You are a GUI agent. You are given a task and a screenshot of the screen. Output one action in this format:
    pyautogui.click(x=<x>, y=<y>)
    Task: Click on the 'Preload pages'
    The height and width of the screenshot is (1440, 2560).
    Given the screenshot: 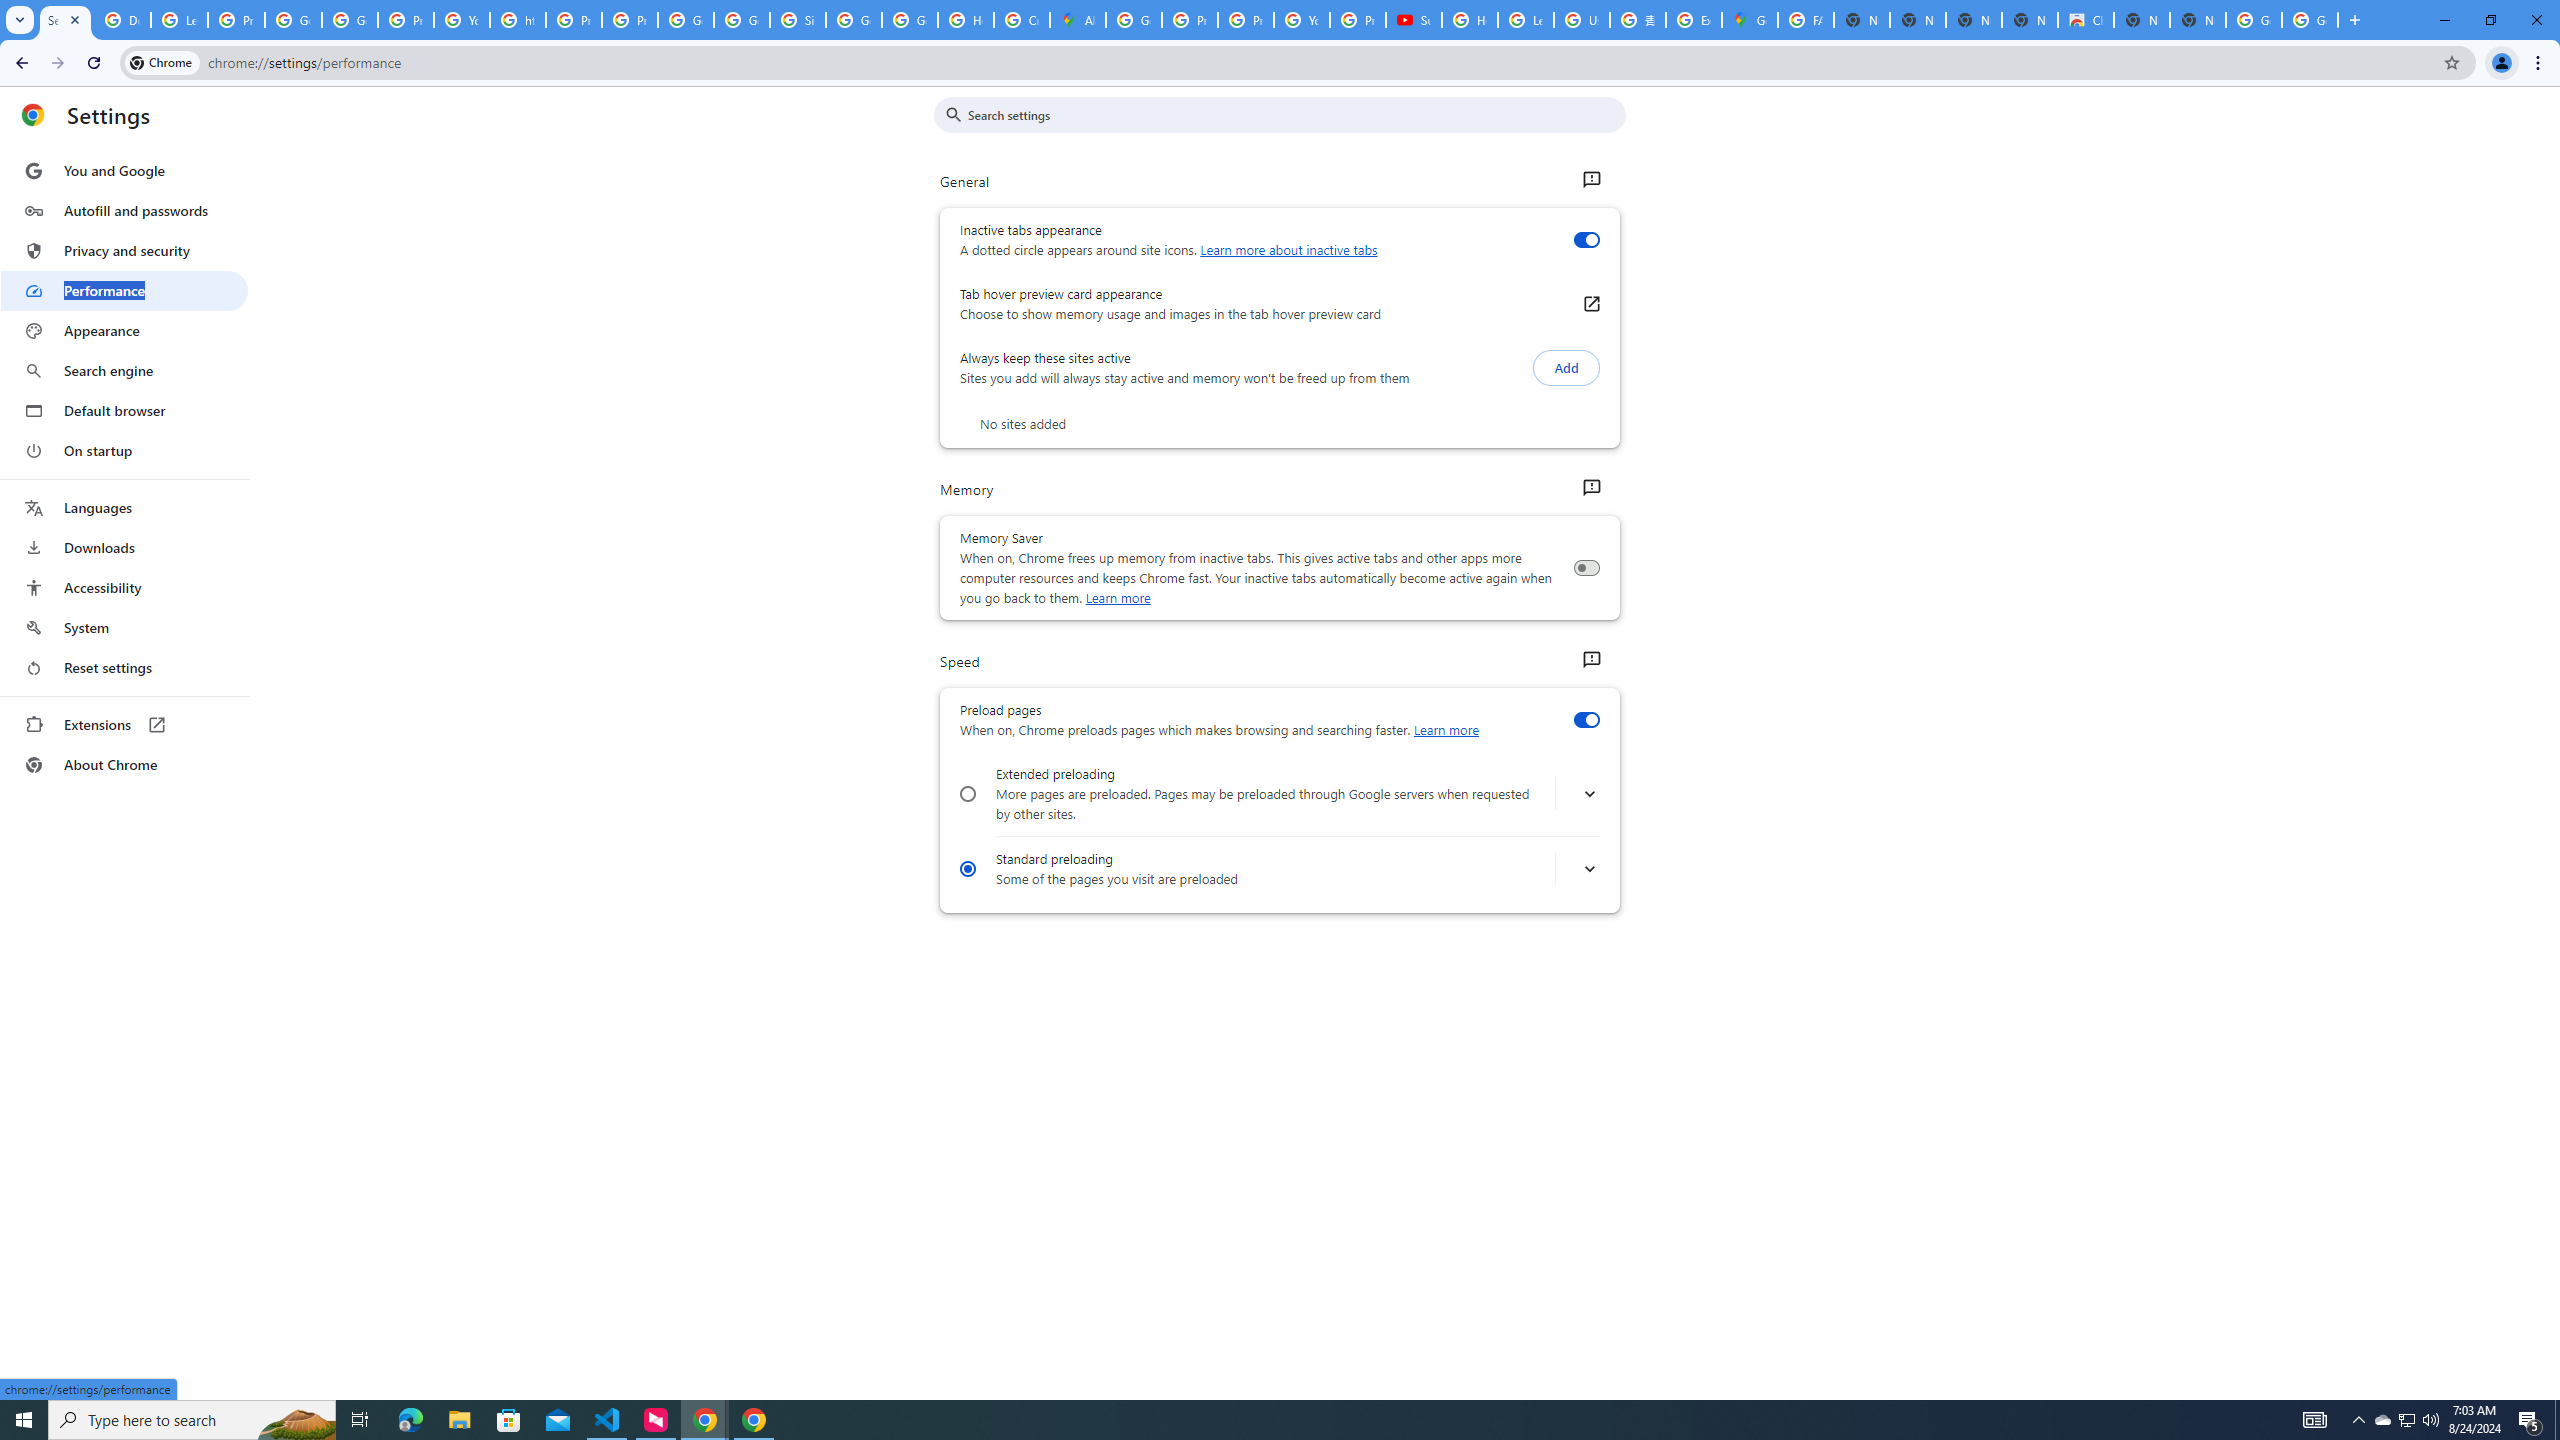 What is the action you would take?
    pyautogui.click(x=1585, y=720)
    